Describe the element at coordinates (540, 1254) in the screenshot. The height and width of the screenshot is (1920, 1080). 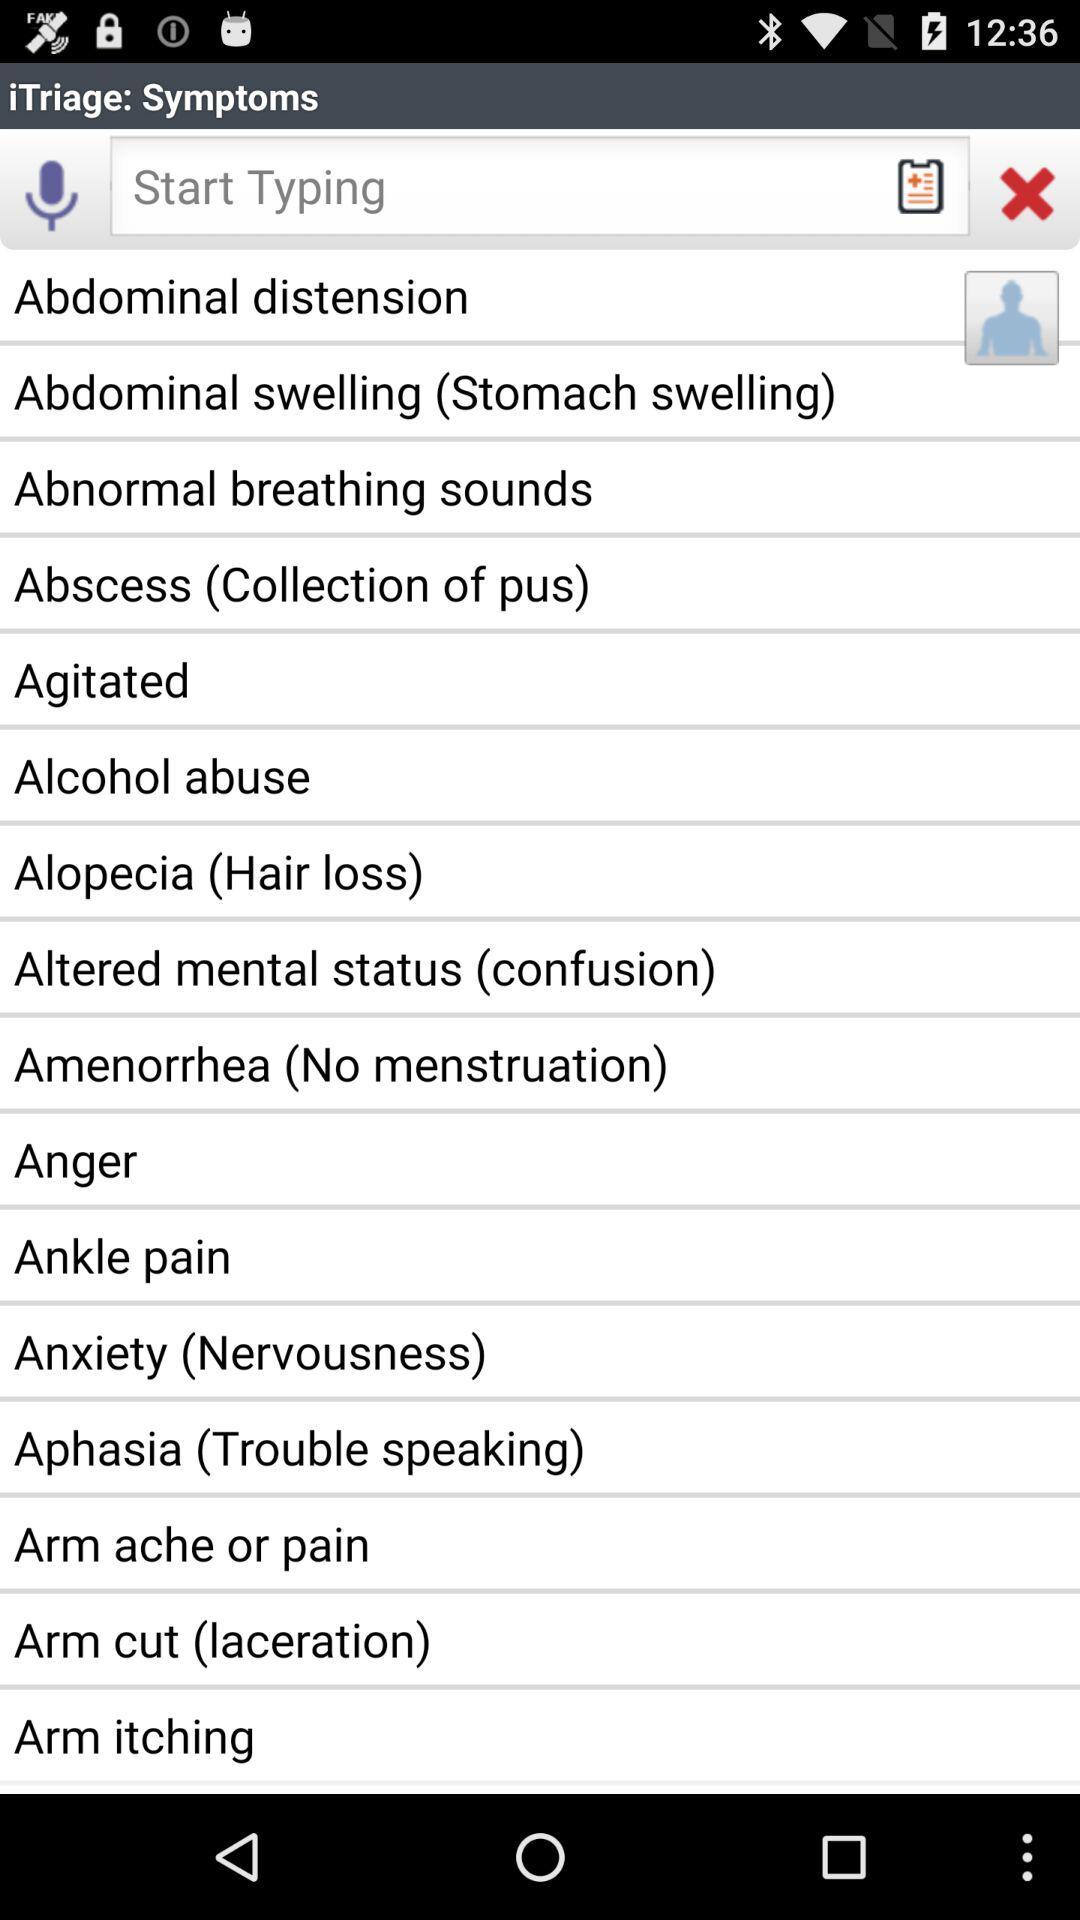
I see `the icon below anger item` at that location.